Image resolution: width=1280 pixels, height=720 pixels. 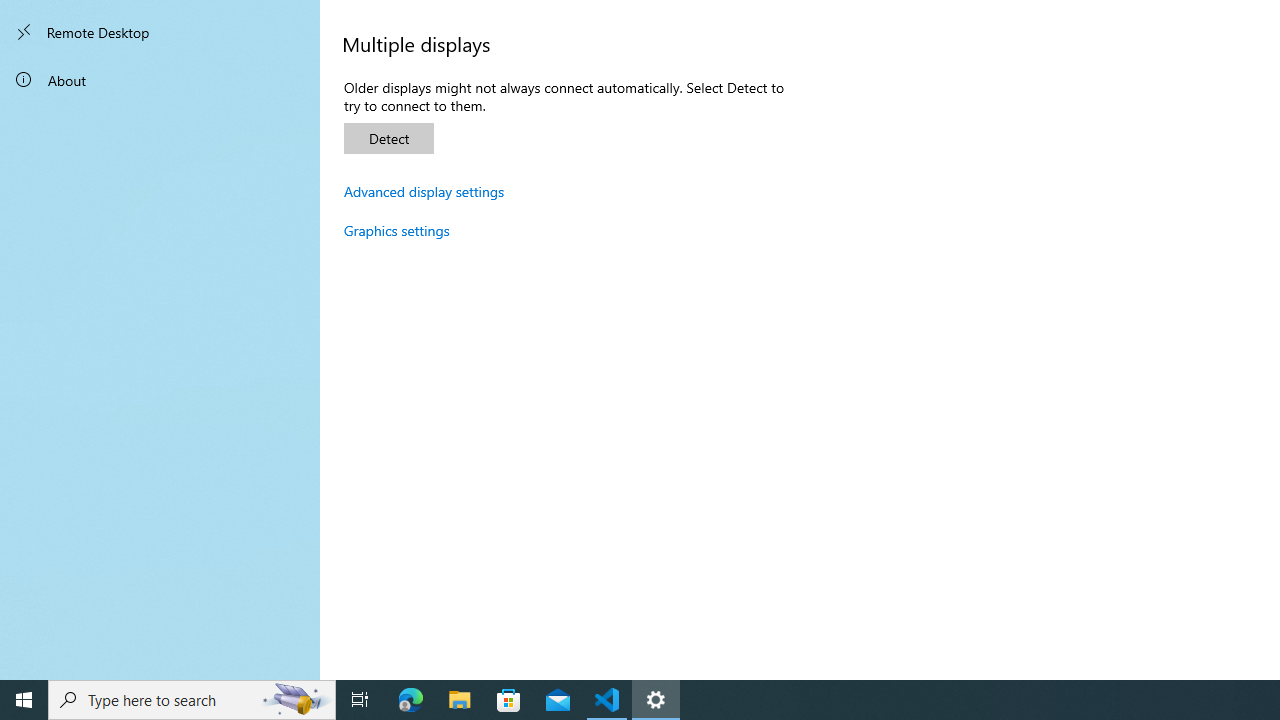 I want to click on 'Advanced display settings', so click(x=423, y=191).